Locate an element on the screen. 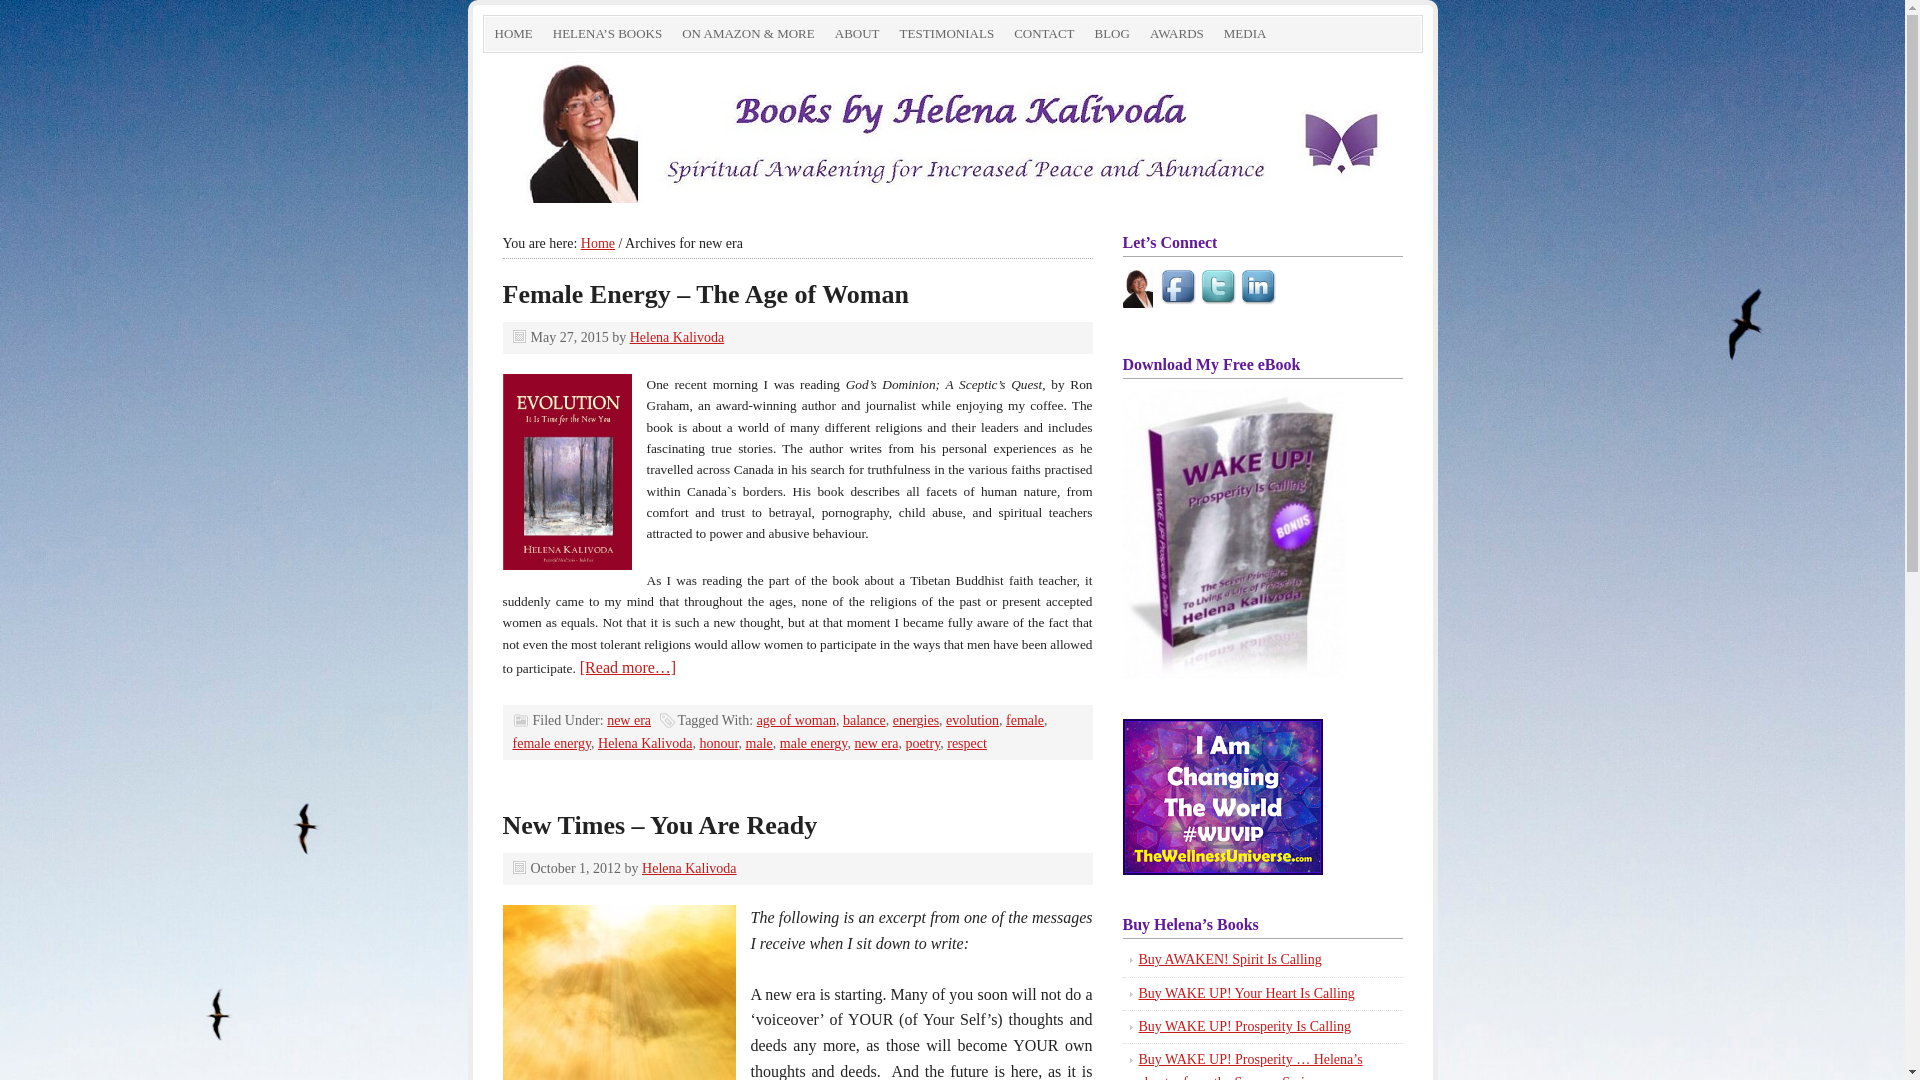 The image size is (1920, 1080). 'AWARDS' is located at coordinates (1176, 34).